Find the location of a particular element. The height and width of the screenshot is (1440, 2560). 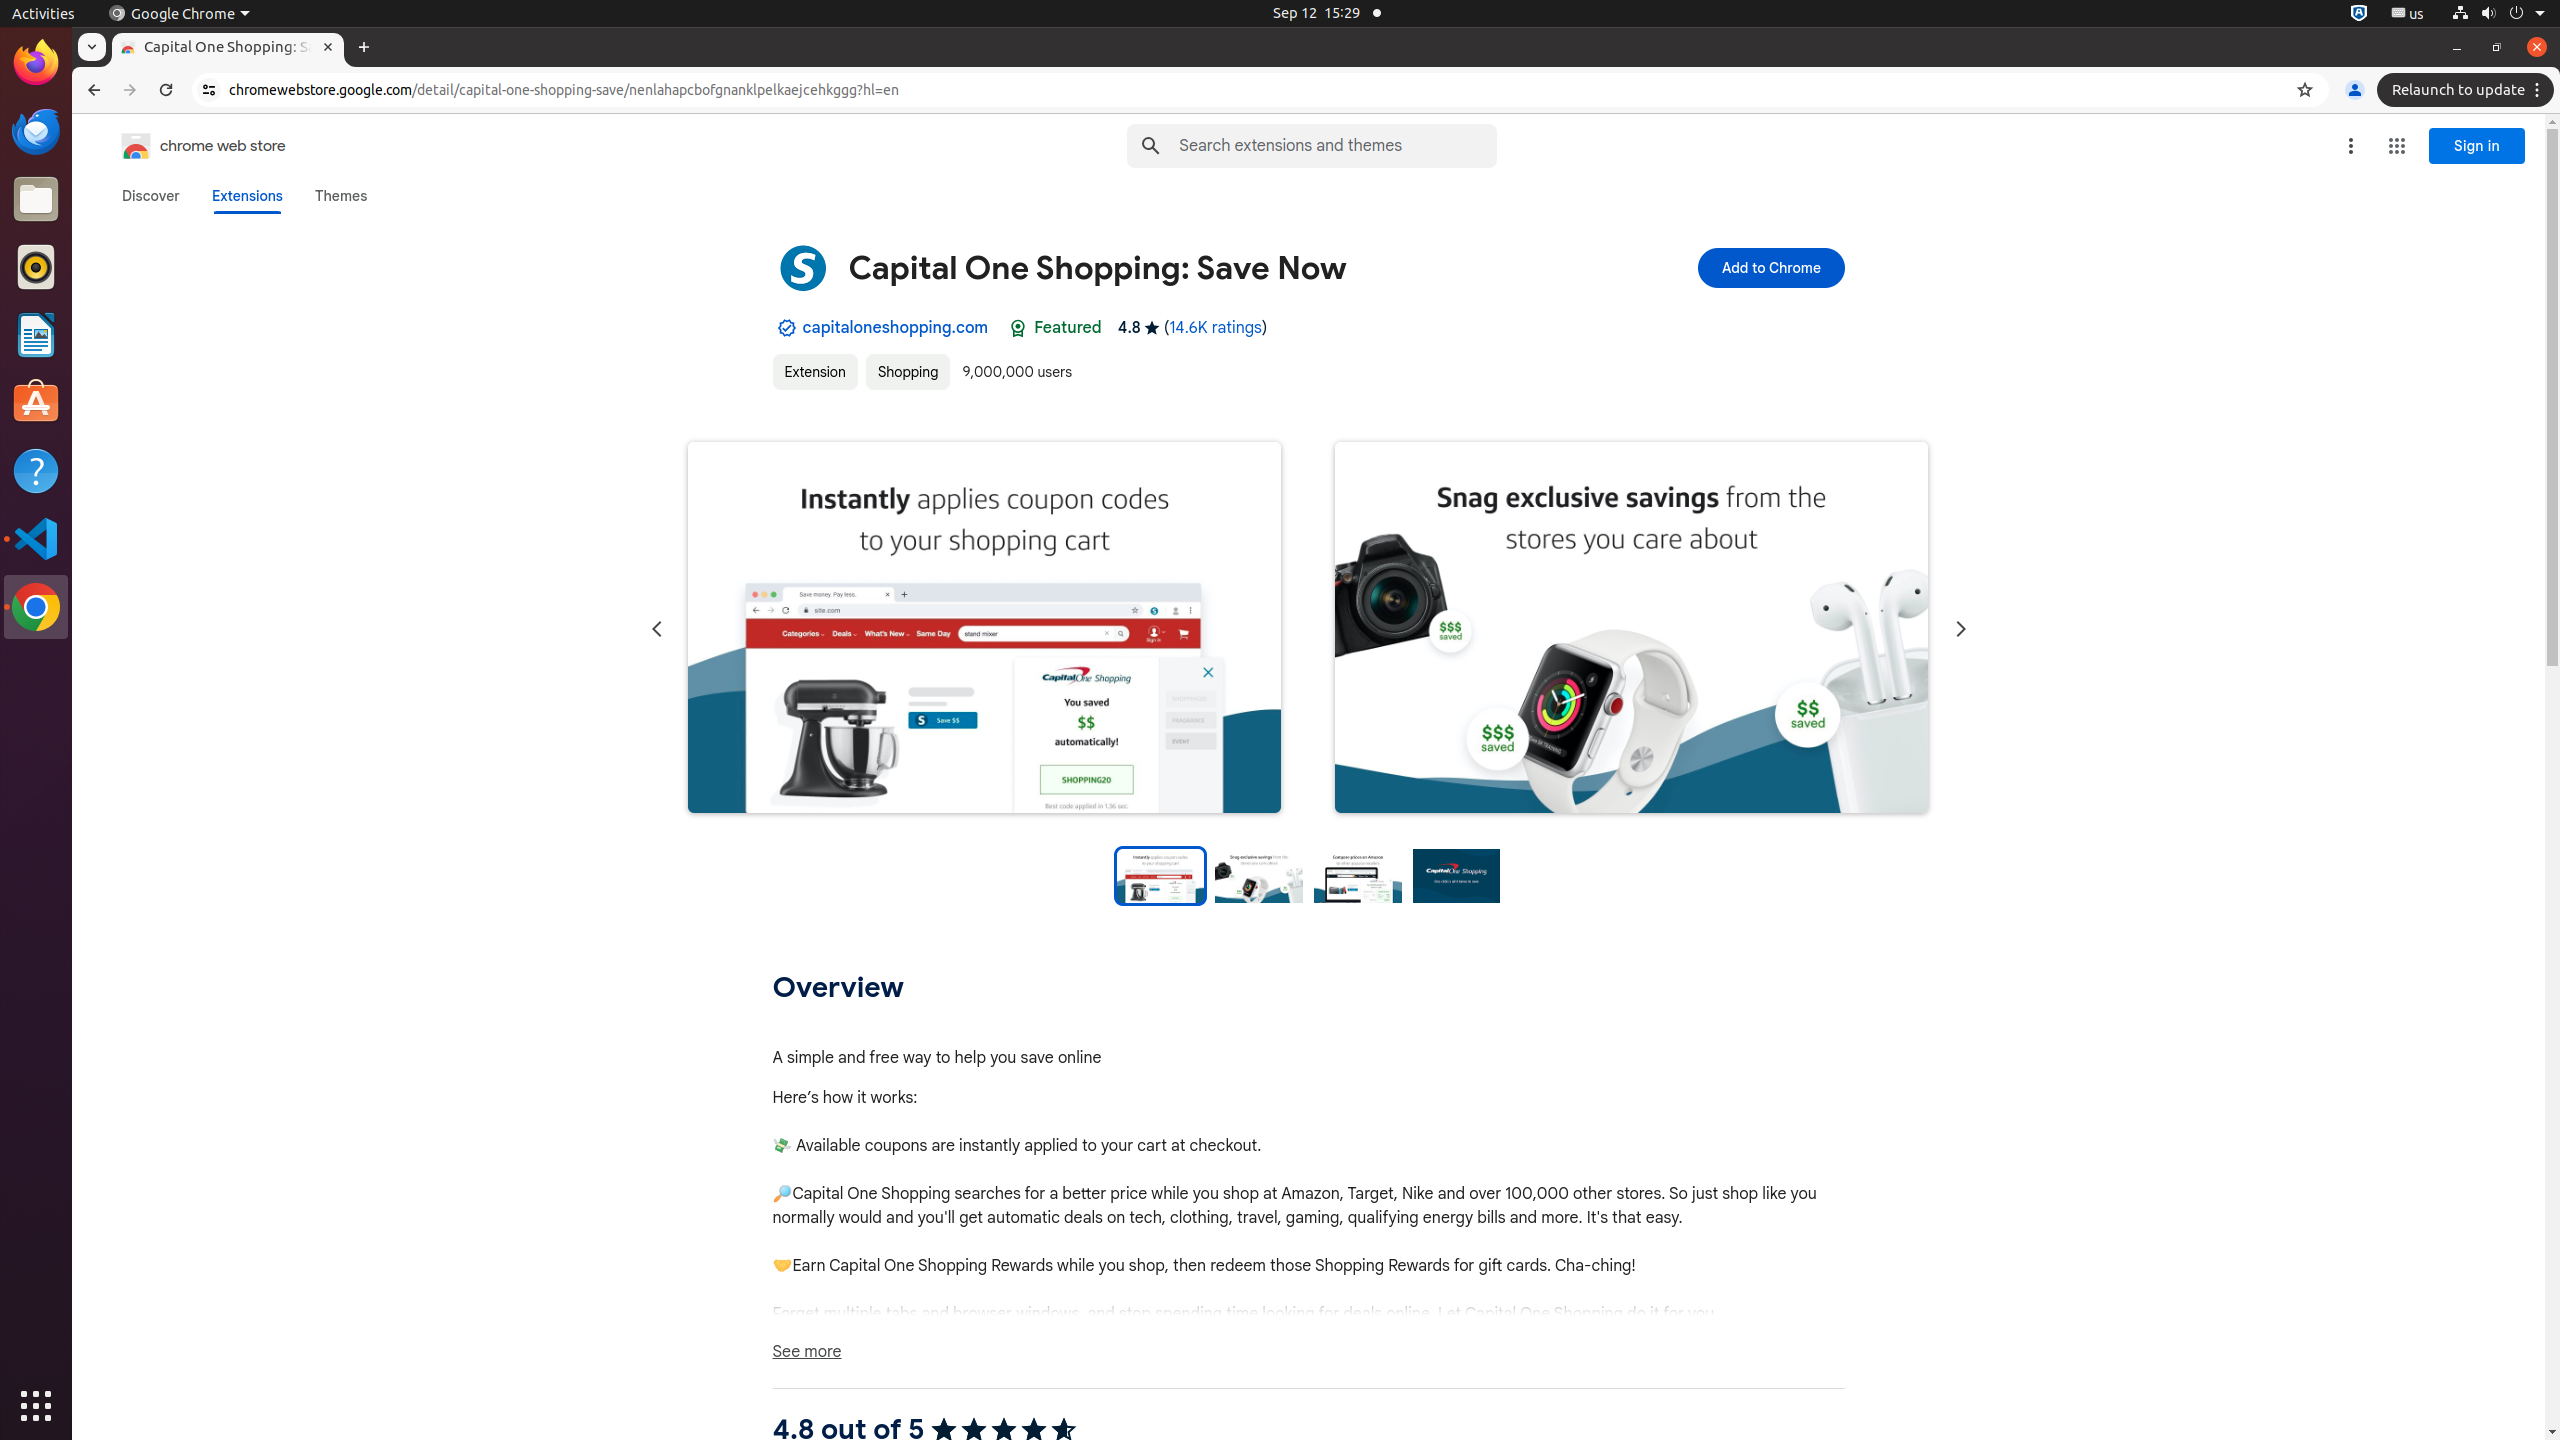

'Add to Chrome' is located at coordinates (1770, 267).